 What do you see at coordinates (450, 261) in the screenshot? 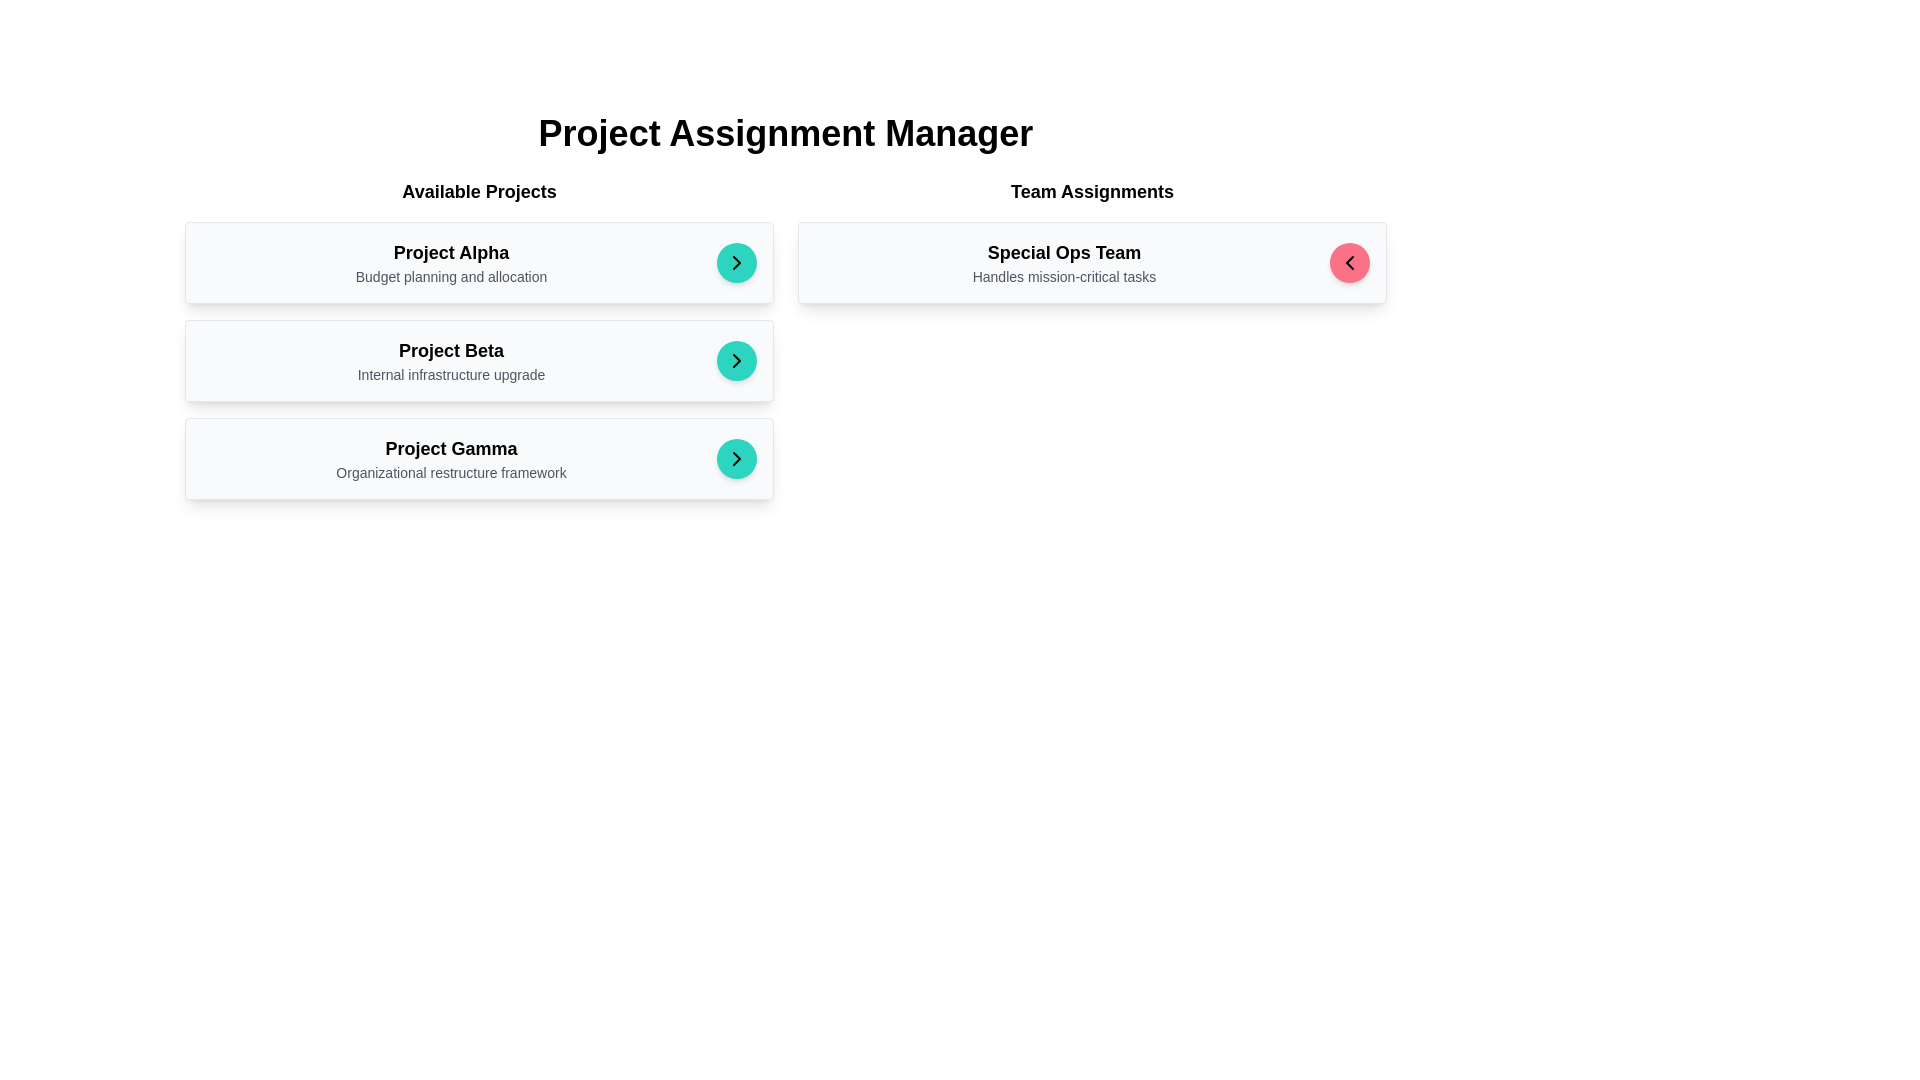
I see `the 'Project Alpha' text label cluster, which is the first element under the 'Available Projects' section, featuring a bold title and a description below it` at bounding box center [450, 261].